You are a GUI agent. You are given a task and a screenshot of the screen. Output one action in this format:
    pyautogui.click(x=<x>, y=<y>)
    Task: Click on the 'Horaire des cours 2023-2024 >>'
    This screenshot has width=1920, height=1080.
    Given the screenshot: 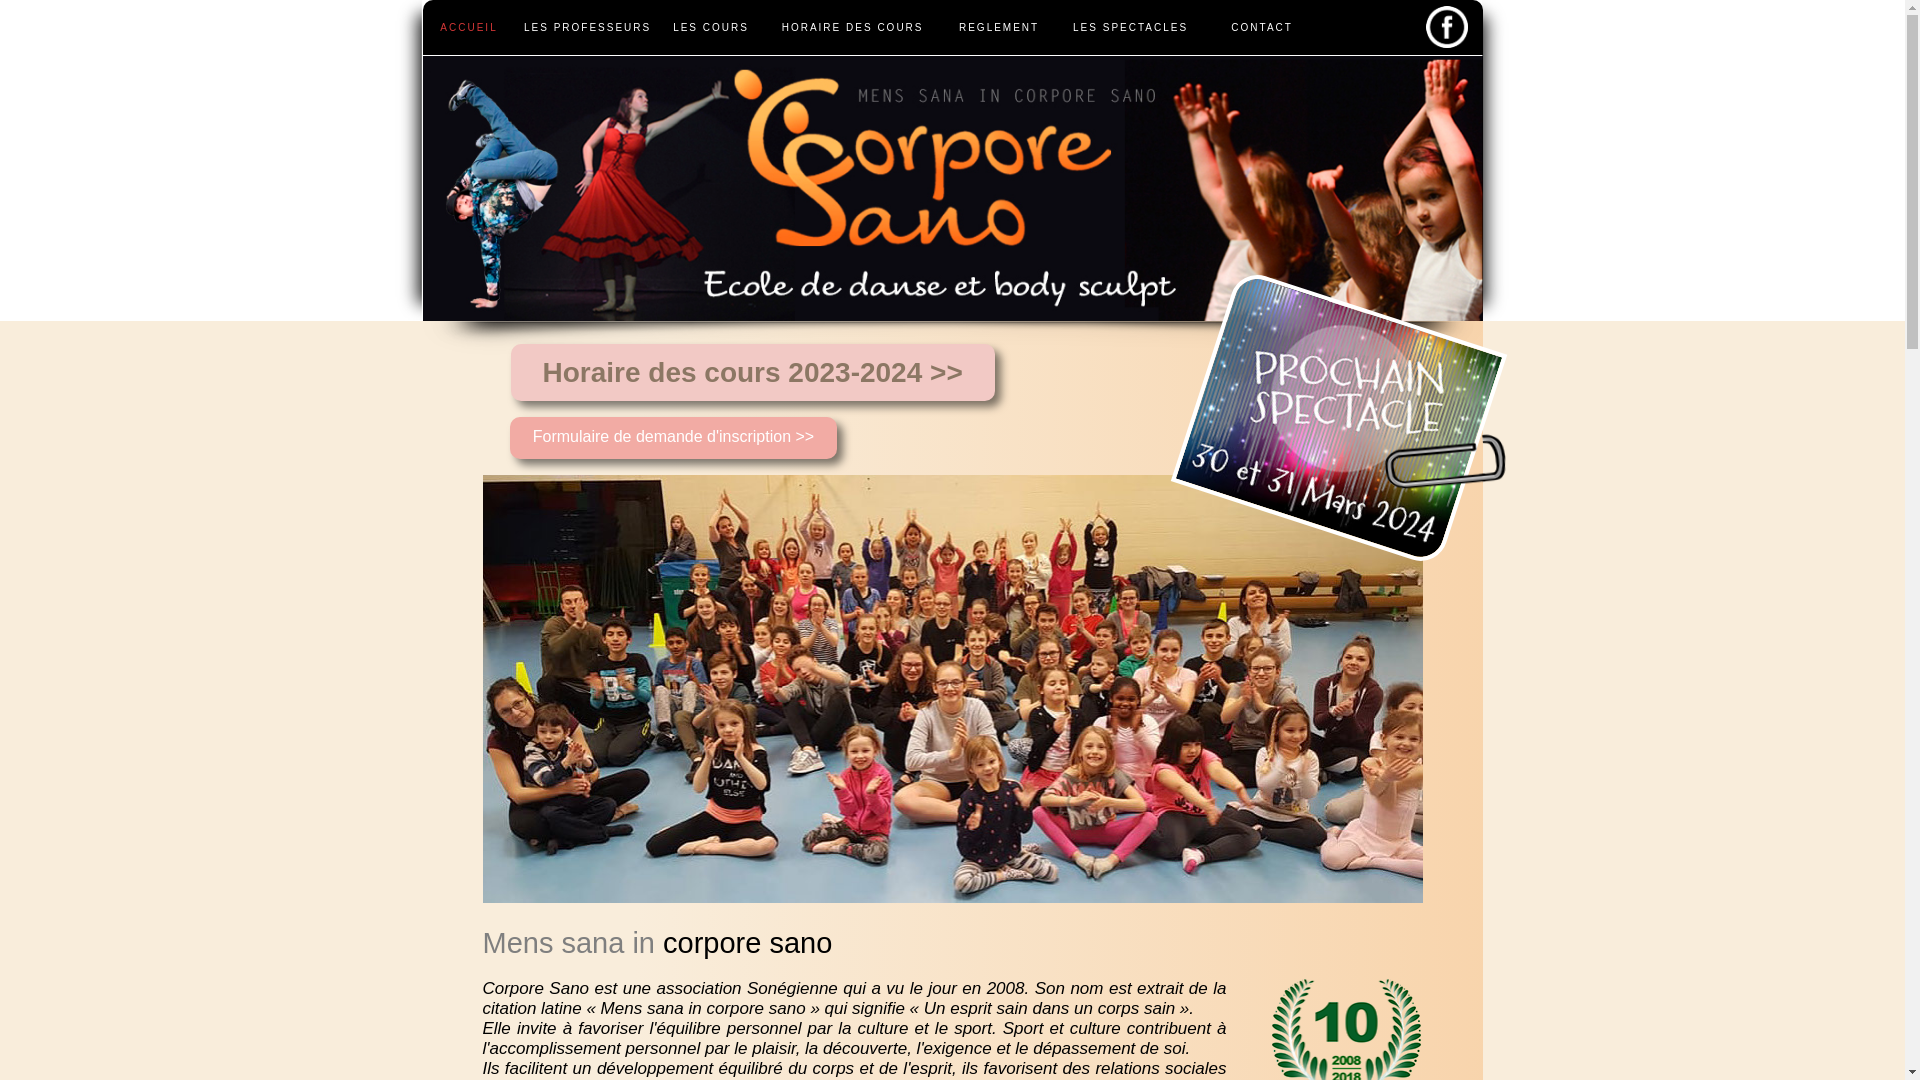 What is the action you would take?
    pyautogui.click(x=510, y=372)
    